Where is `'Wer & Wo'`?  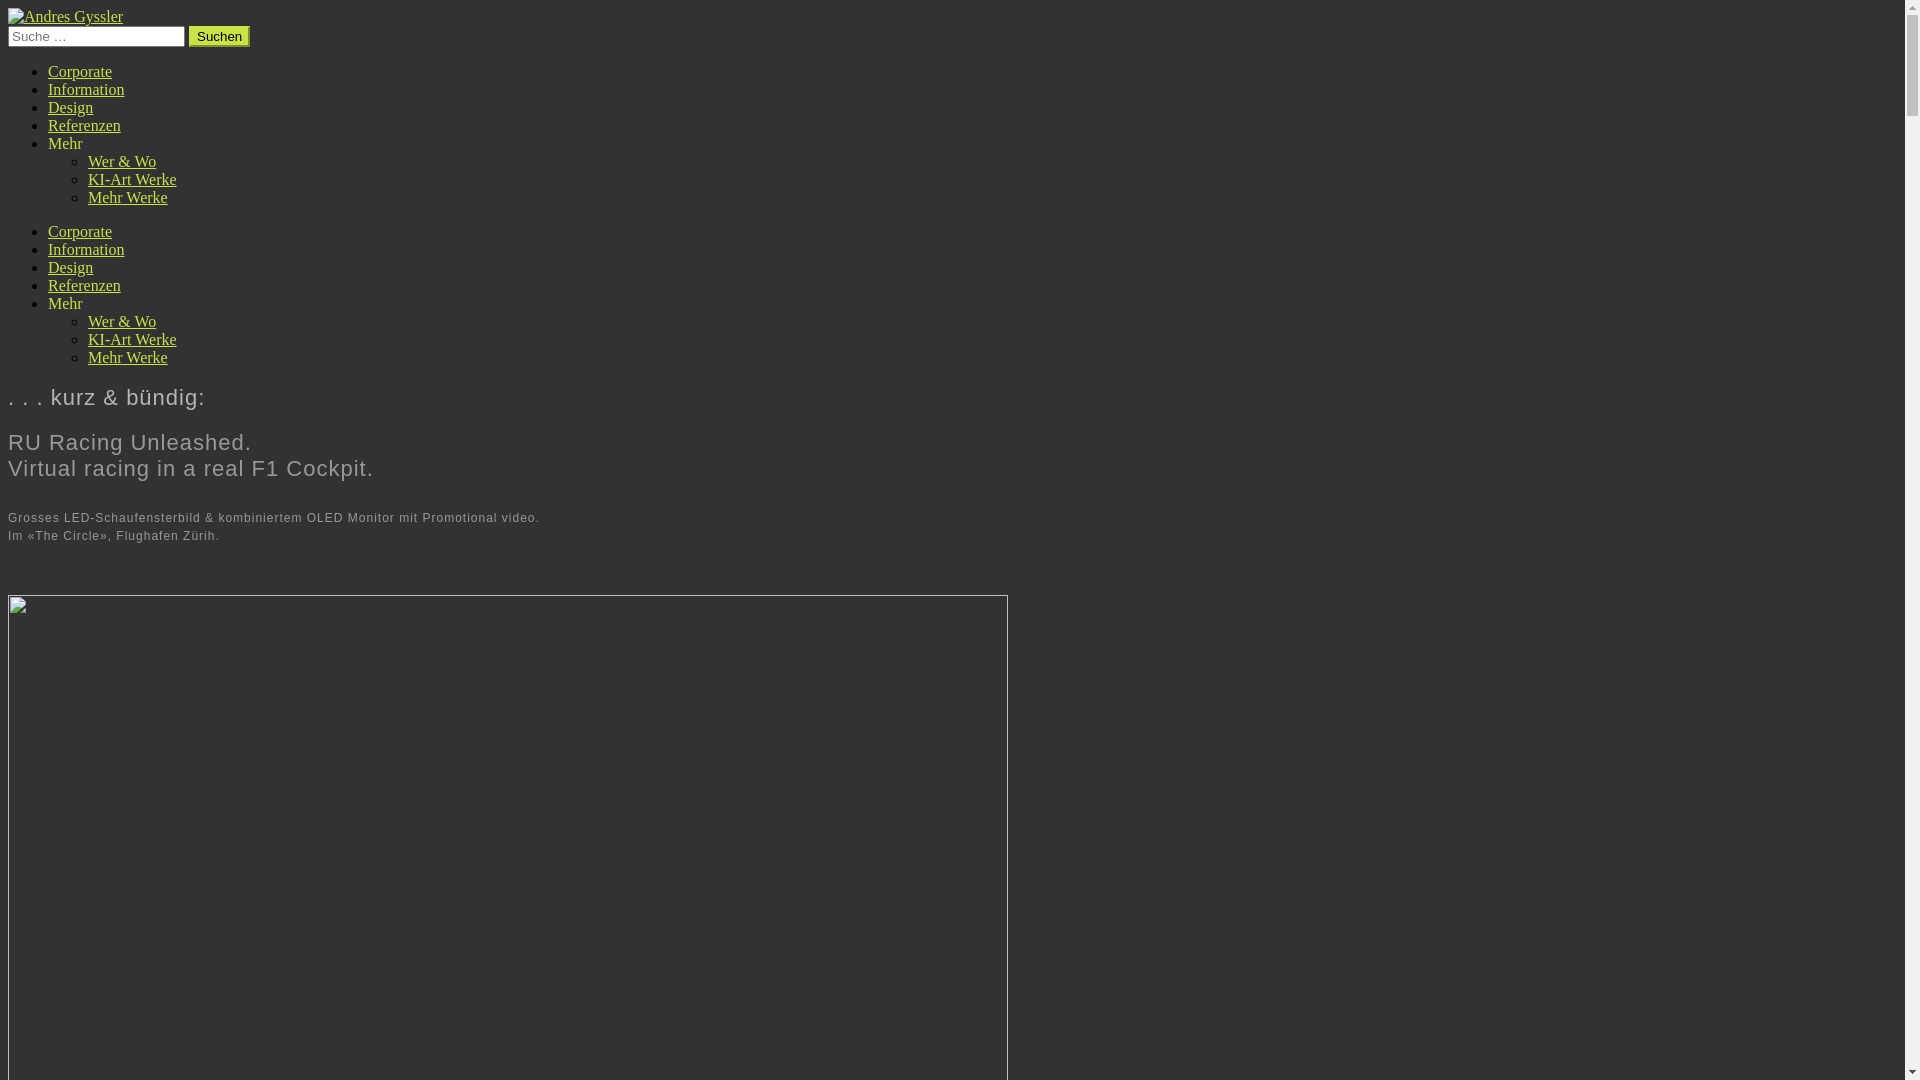
'Wer & Wo' is located at coordinates (120, 320).